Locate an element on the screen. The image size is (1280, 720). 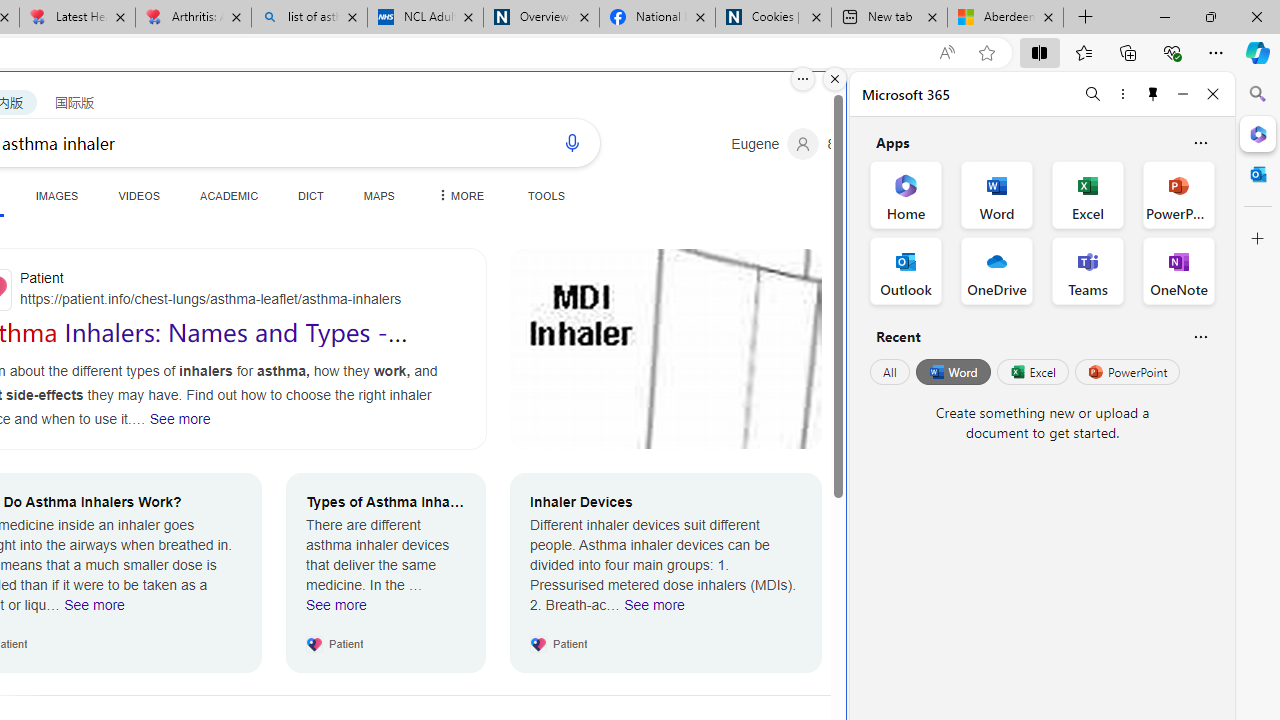
'Word' is located at coordinates (951, 372).